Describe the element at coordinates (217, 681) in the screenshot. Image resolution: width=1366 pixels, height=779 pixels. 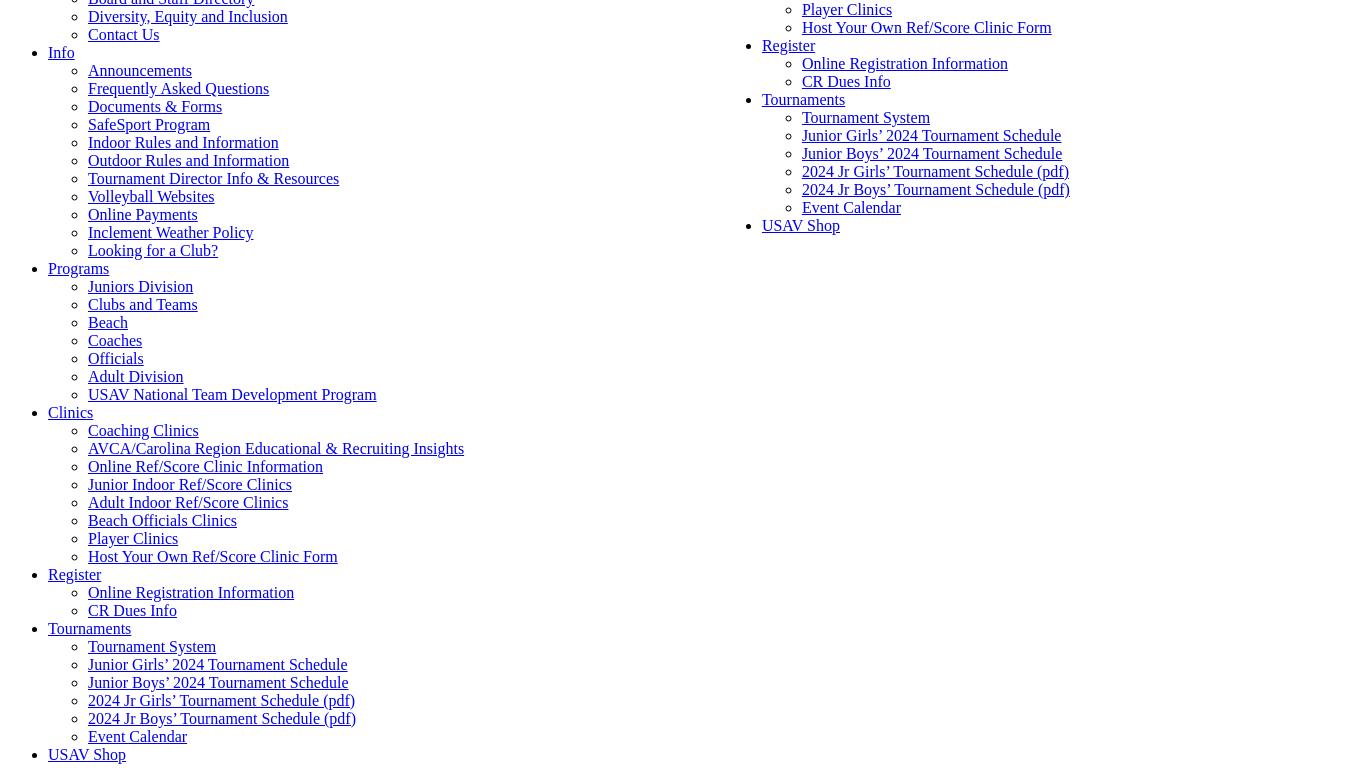
I see `'Junior Boys’ 2024 Tournament Schedule'` at that location.